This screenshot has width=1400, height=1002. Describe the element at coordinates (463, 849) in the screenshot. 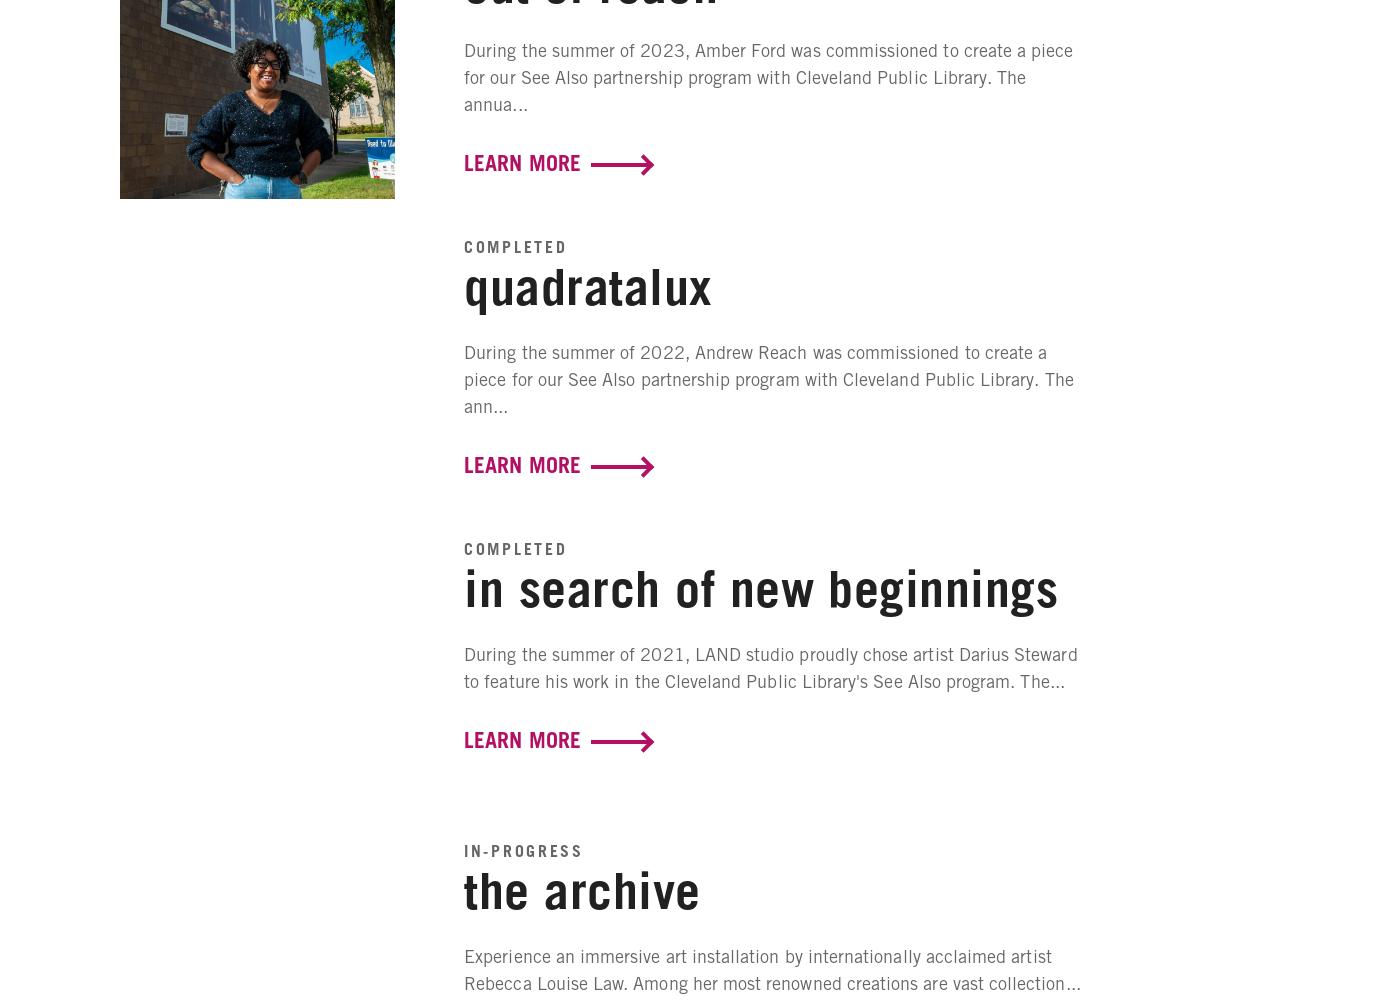

I see `'In-Progress'` at that location.